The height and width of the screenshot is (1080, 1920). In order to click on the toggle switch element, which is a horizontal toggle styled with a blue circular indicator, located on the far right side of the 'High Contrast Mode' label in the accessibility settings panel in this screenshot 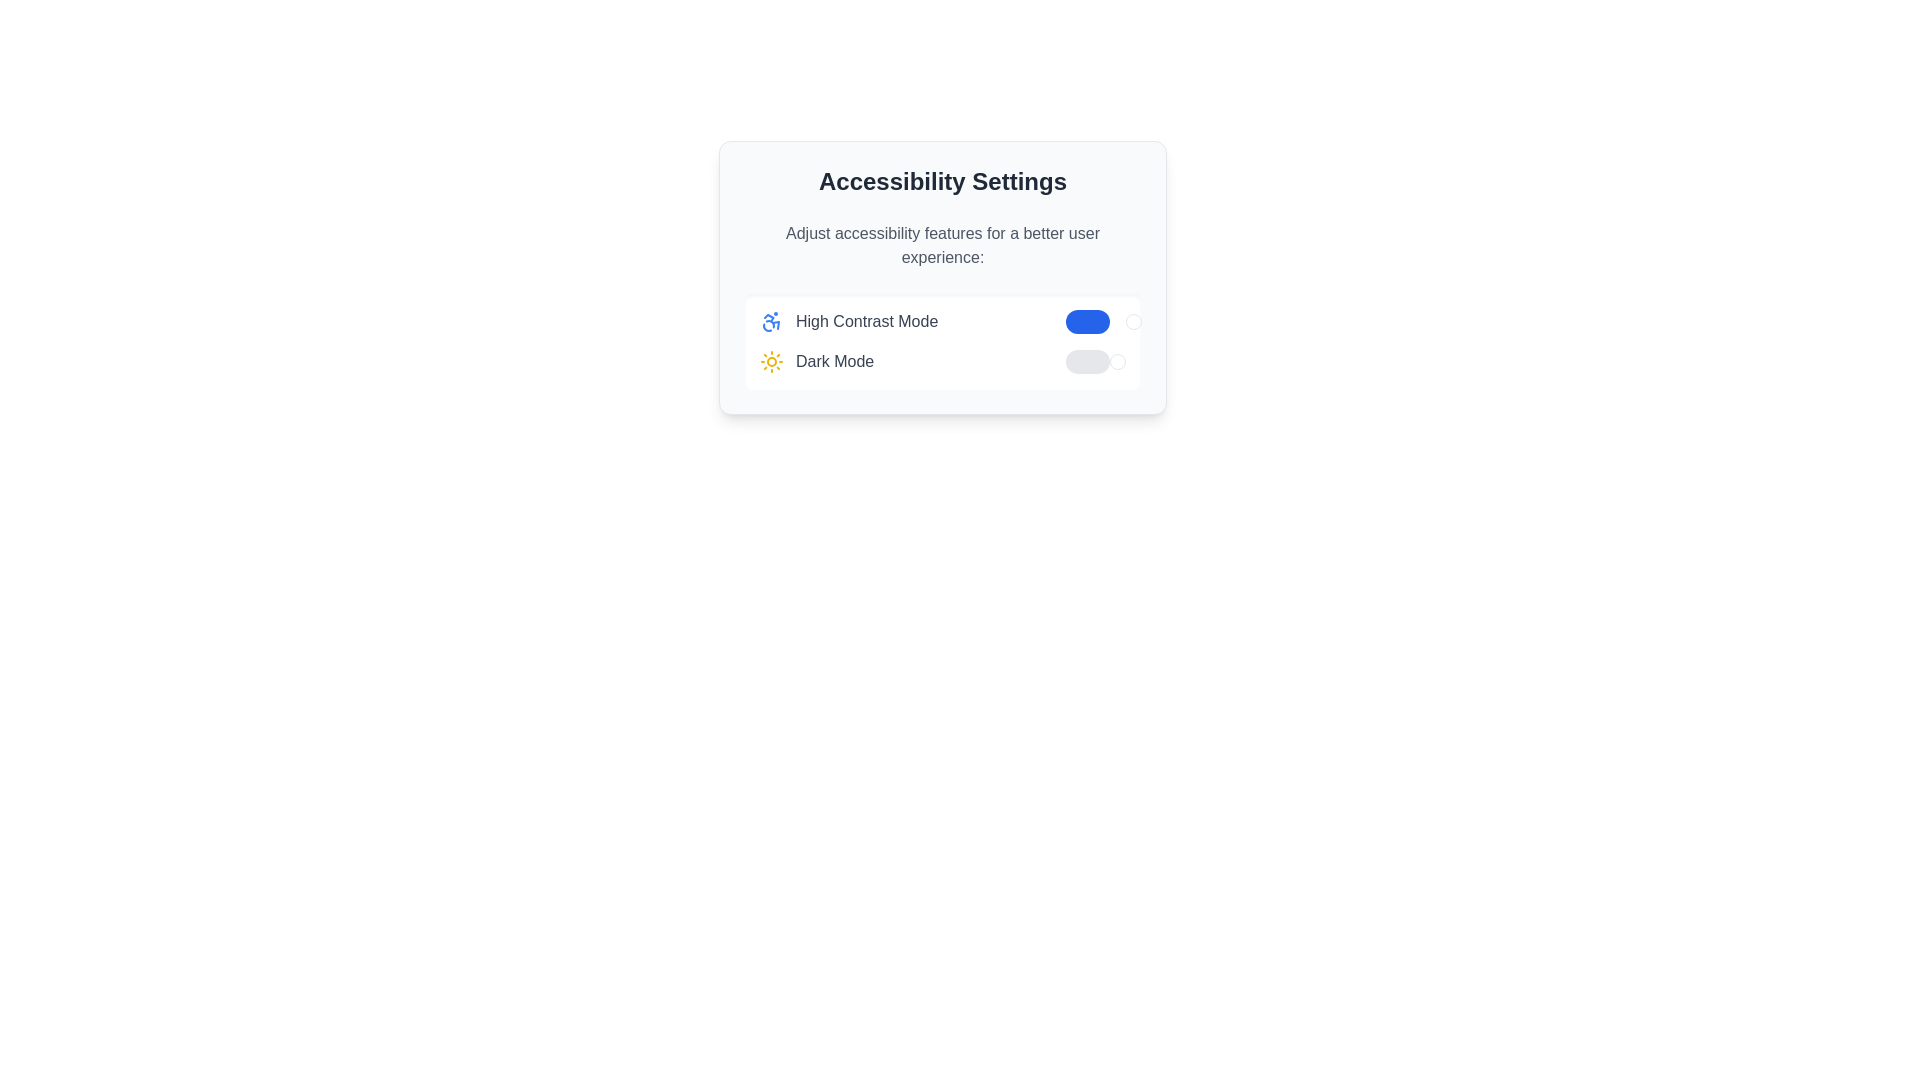, I will do `click(1094, 320)`.